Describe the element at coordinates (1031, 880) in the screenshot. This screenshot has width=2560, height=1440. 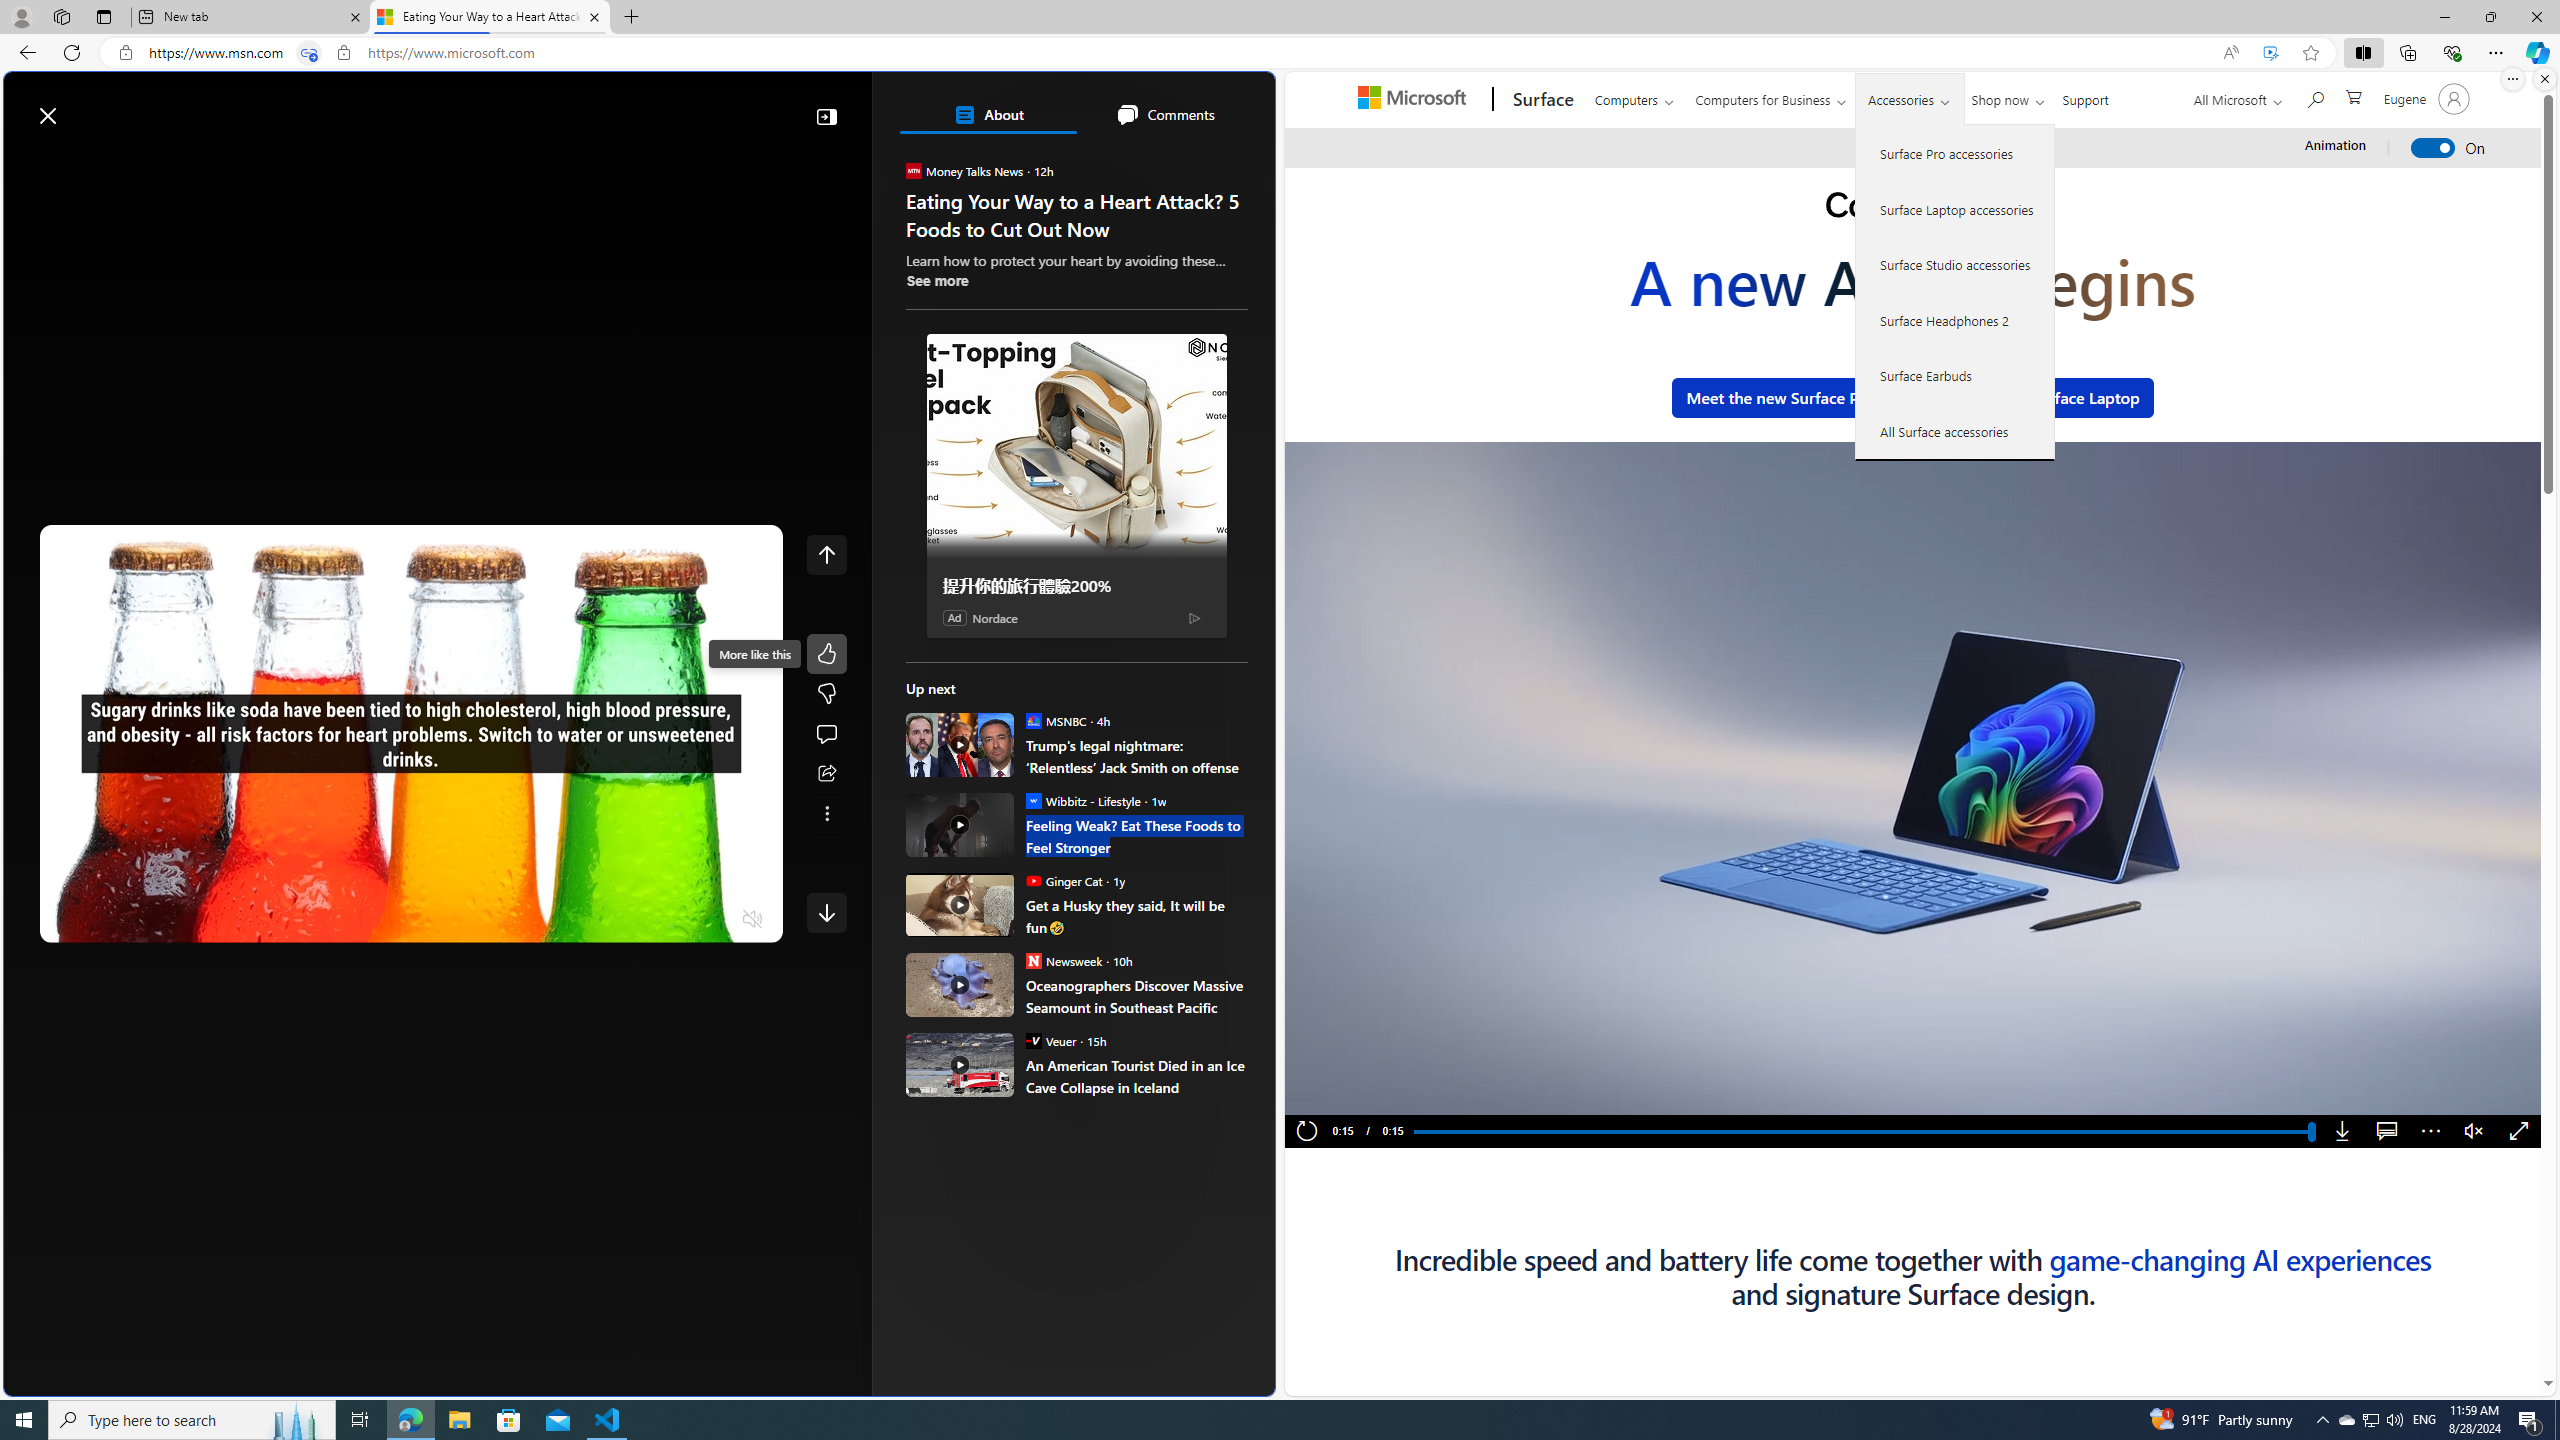
I see `'Ginger Cat'` at that location.